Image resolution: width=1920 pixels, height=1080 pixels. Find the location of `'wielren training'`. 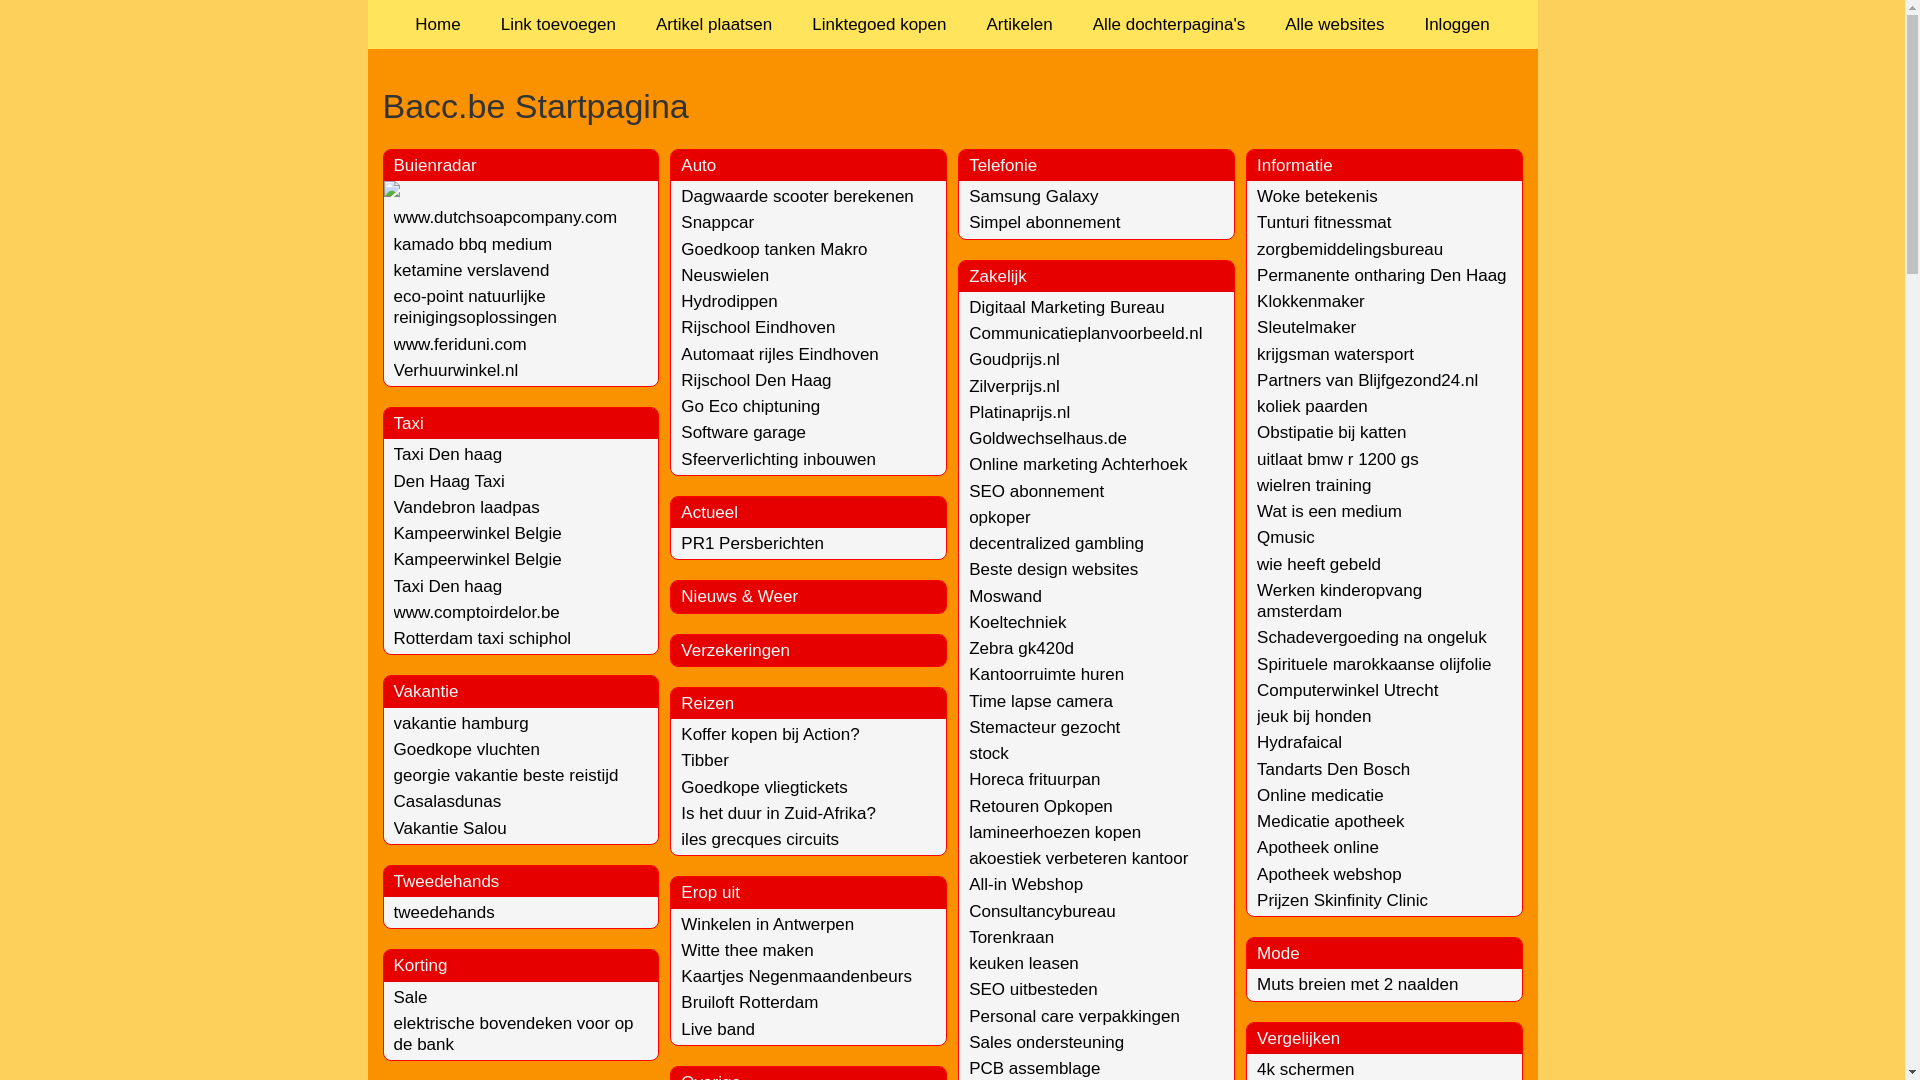

'wielren training' is located at coordinates (1314, 485).